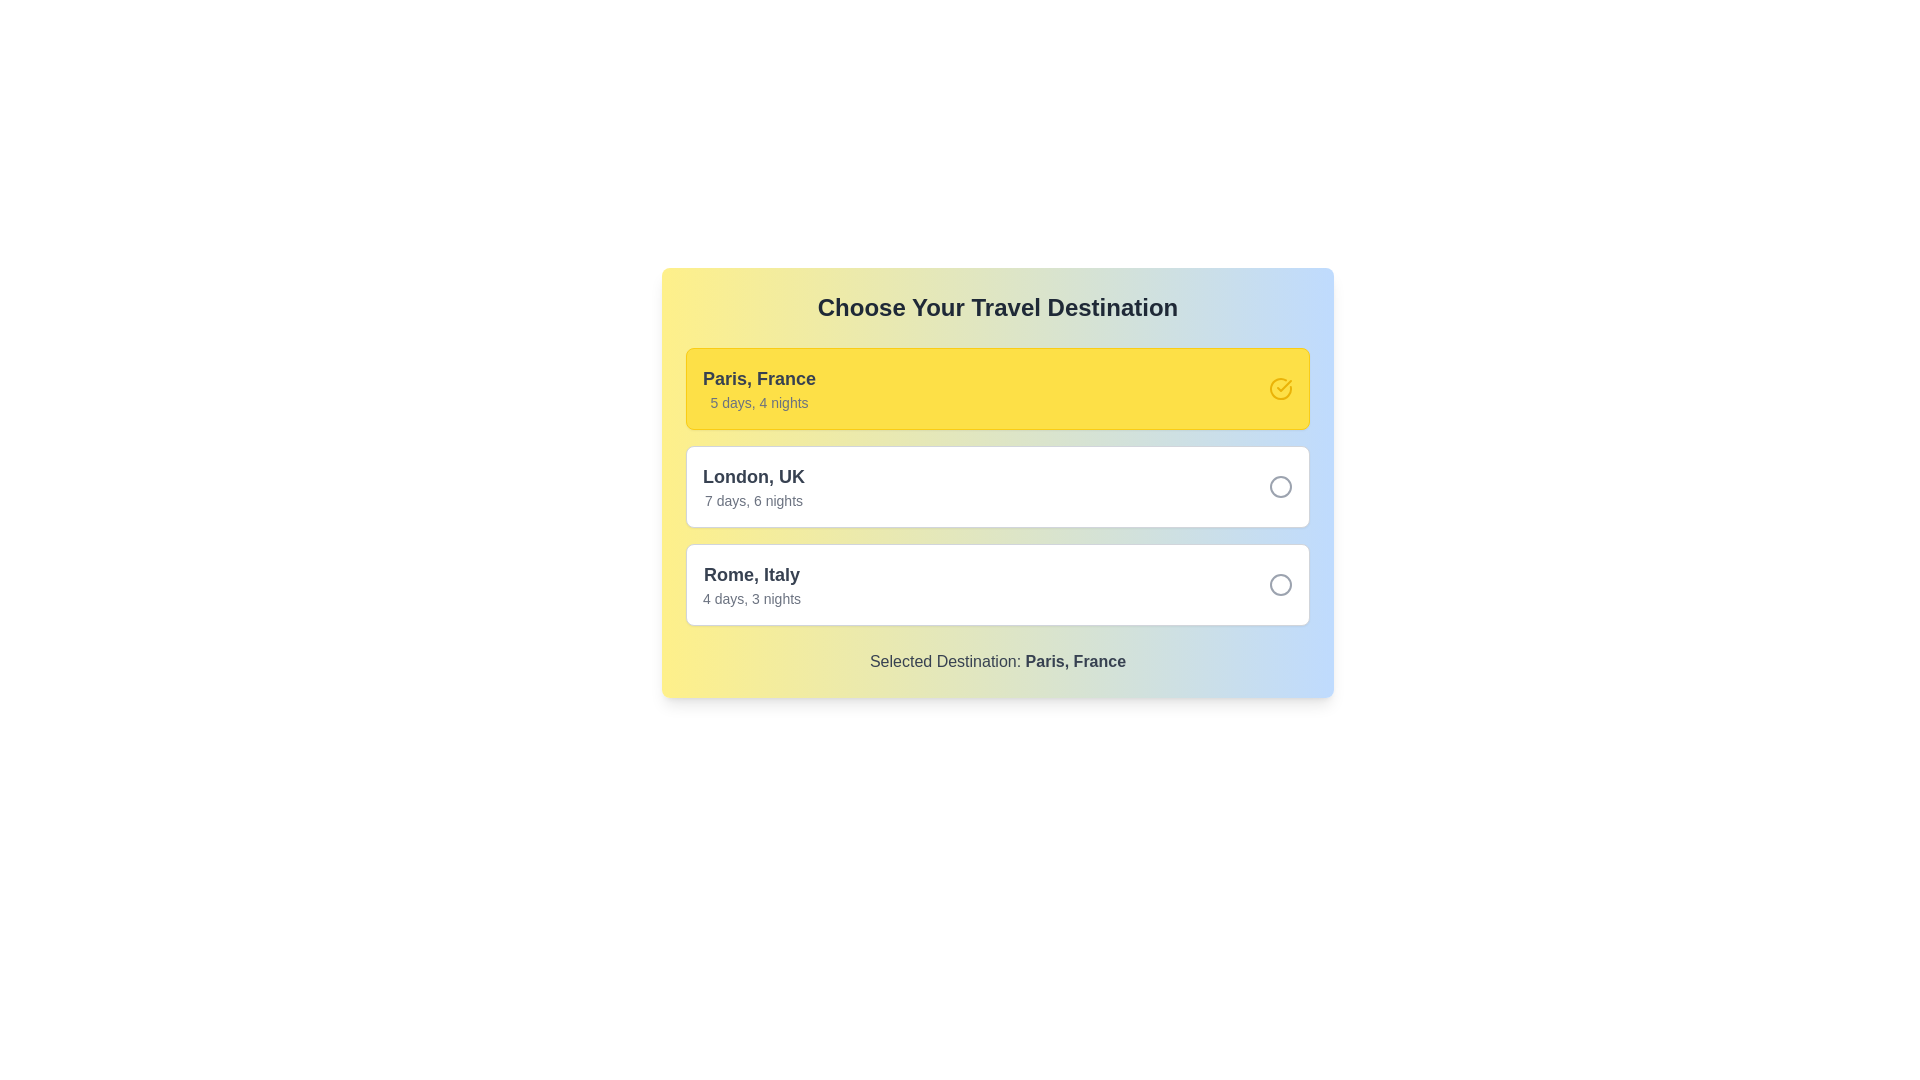 Image resolution: width=1920 pixels, height=1080 pixels. I want to click on the travel options card displaying information about 'London, UK', which is the second card in a vertical stack of three cards, so click(998, 482).